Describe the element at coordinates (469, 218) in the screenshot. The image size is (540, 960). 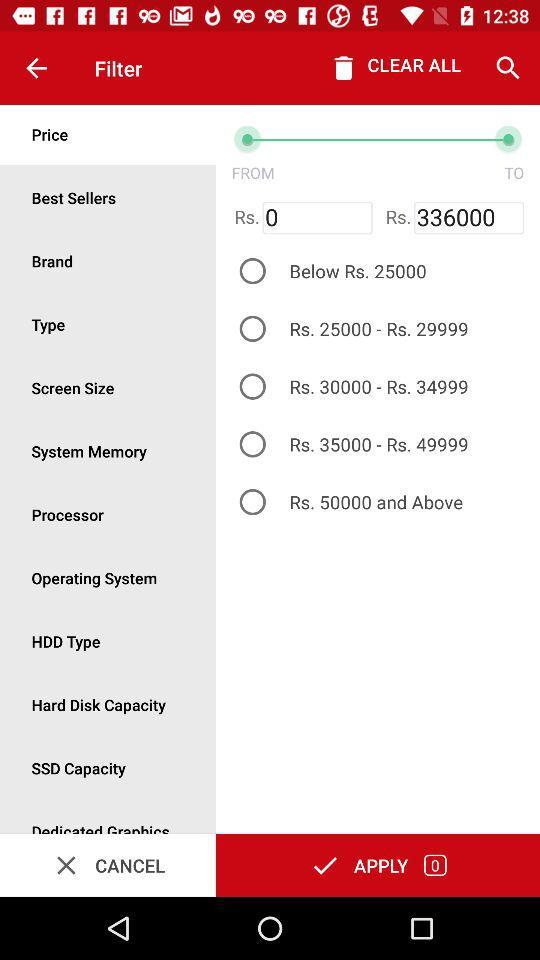
I see `item next to rs.` at that location.